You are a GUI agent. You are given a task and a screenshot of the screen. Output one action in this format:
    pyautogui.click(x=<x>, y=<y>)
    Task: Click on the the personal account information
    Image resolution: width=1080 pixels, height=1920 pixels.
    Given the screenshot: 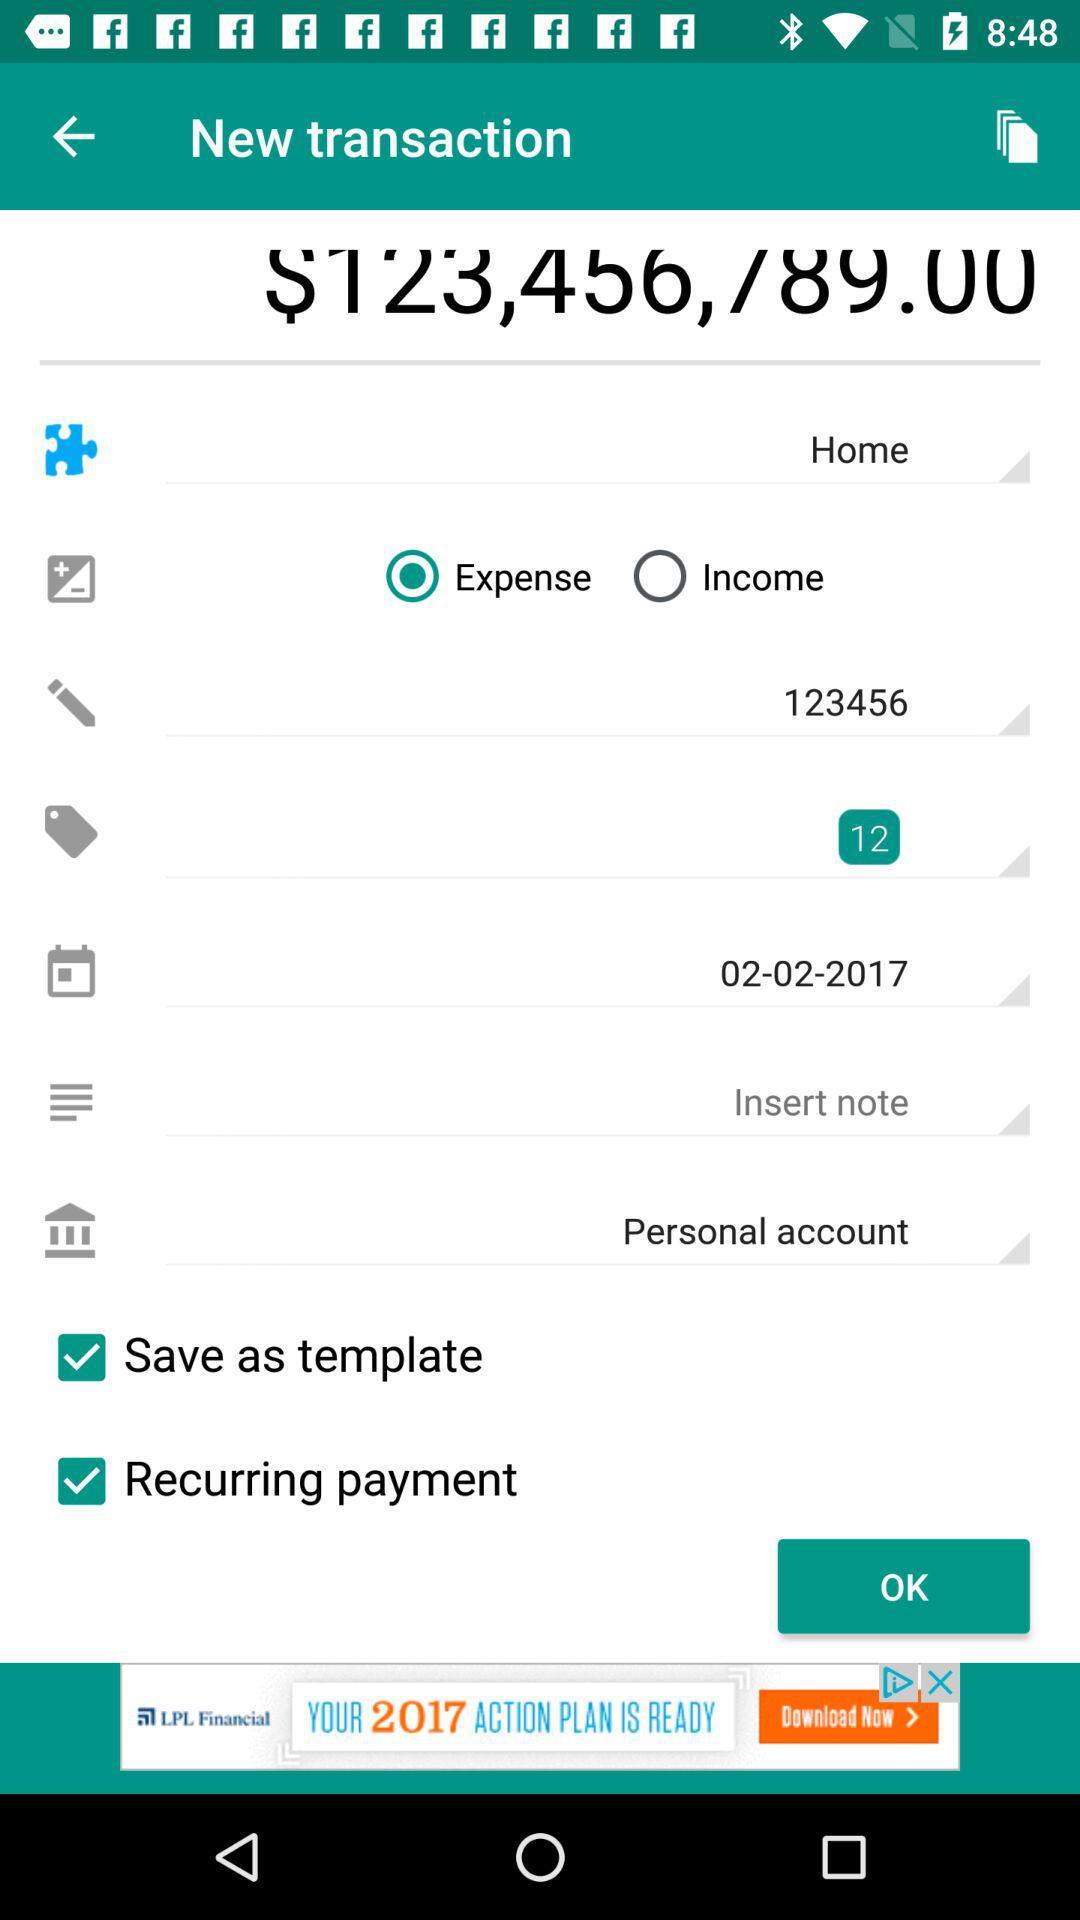 What is the action you would take?
    pyautogui.click(x=70, y=1230)
    